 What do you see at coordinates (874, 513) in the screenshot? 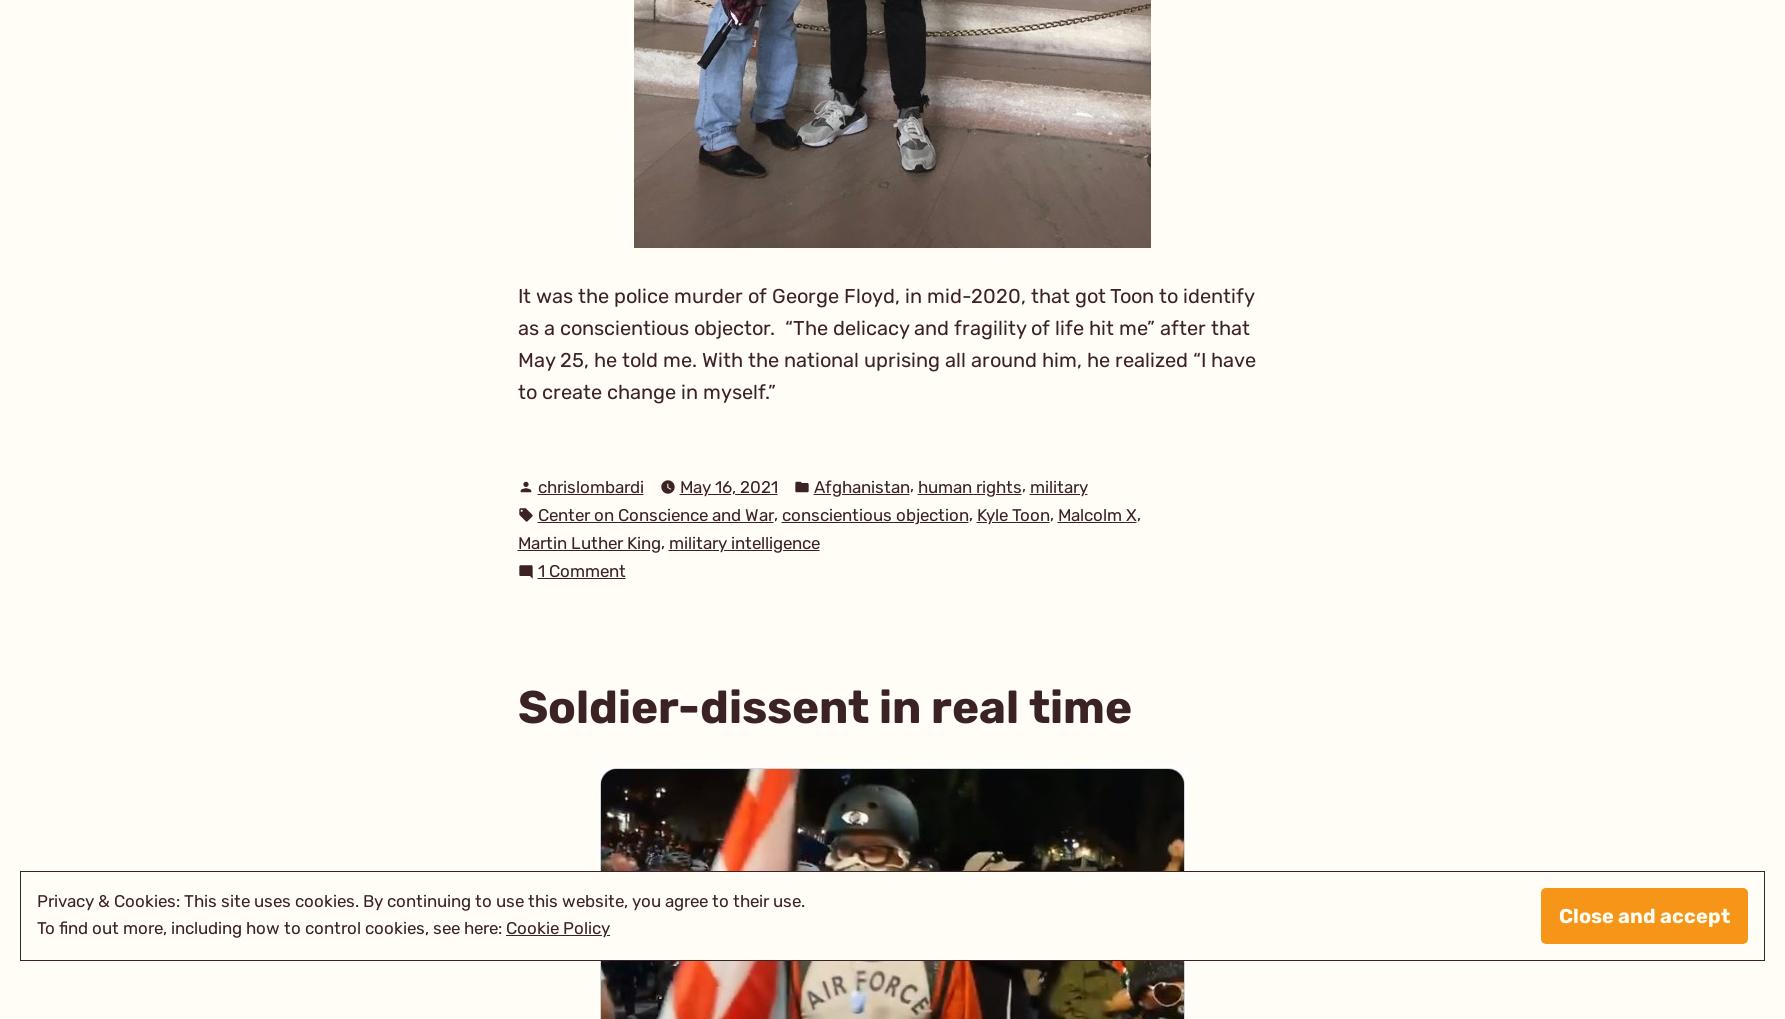
I see `'conscientious objection'` at bounding box center [874, 513].